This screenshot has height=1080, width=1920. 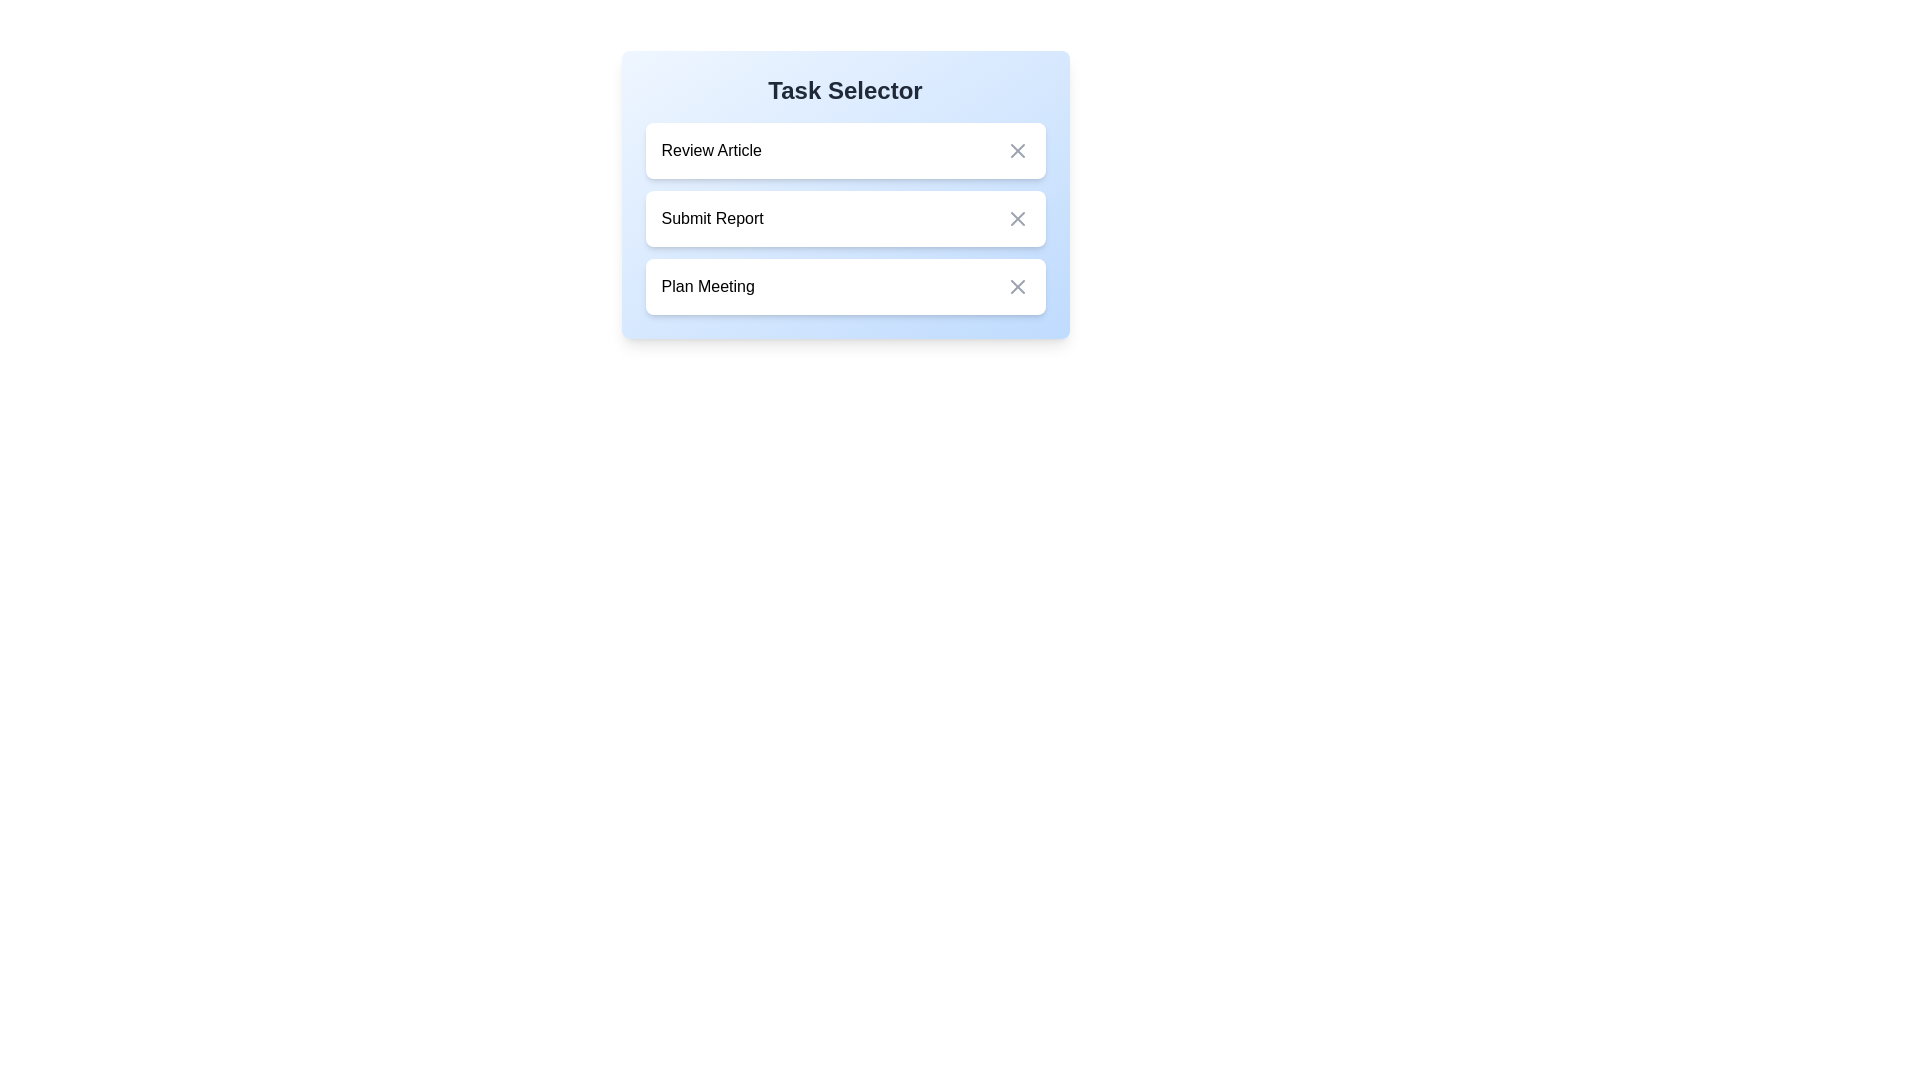 What do you see at coordinates (1017, 149) in the screenshot?
I see `the Icon button located at the top-right corner of the 'Review Article' task panel` at bounding box center [1017, 149].